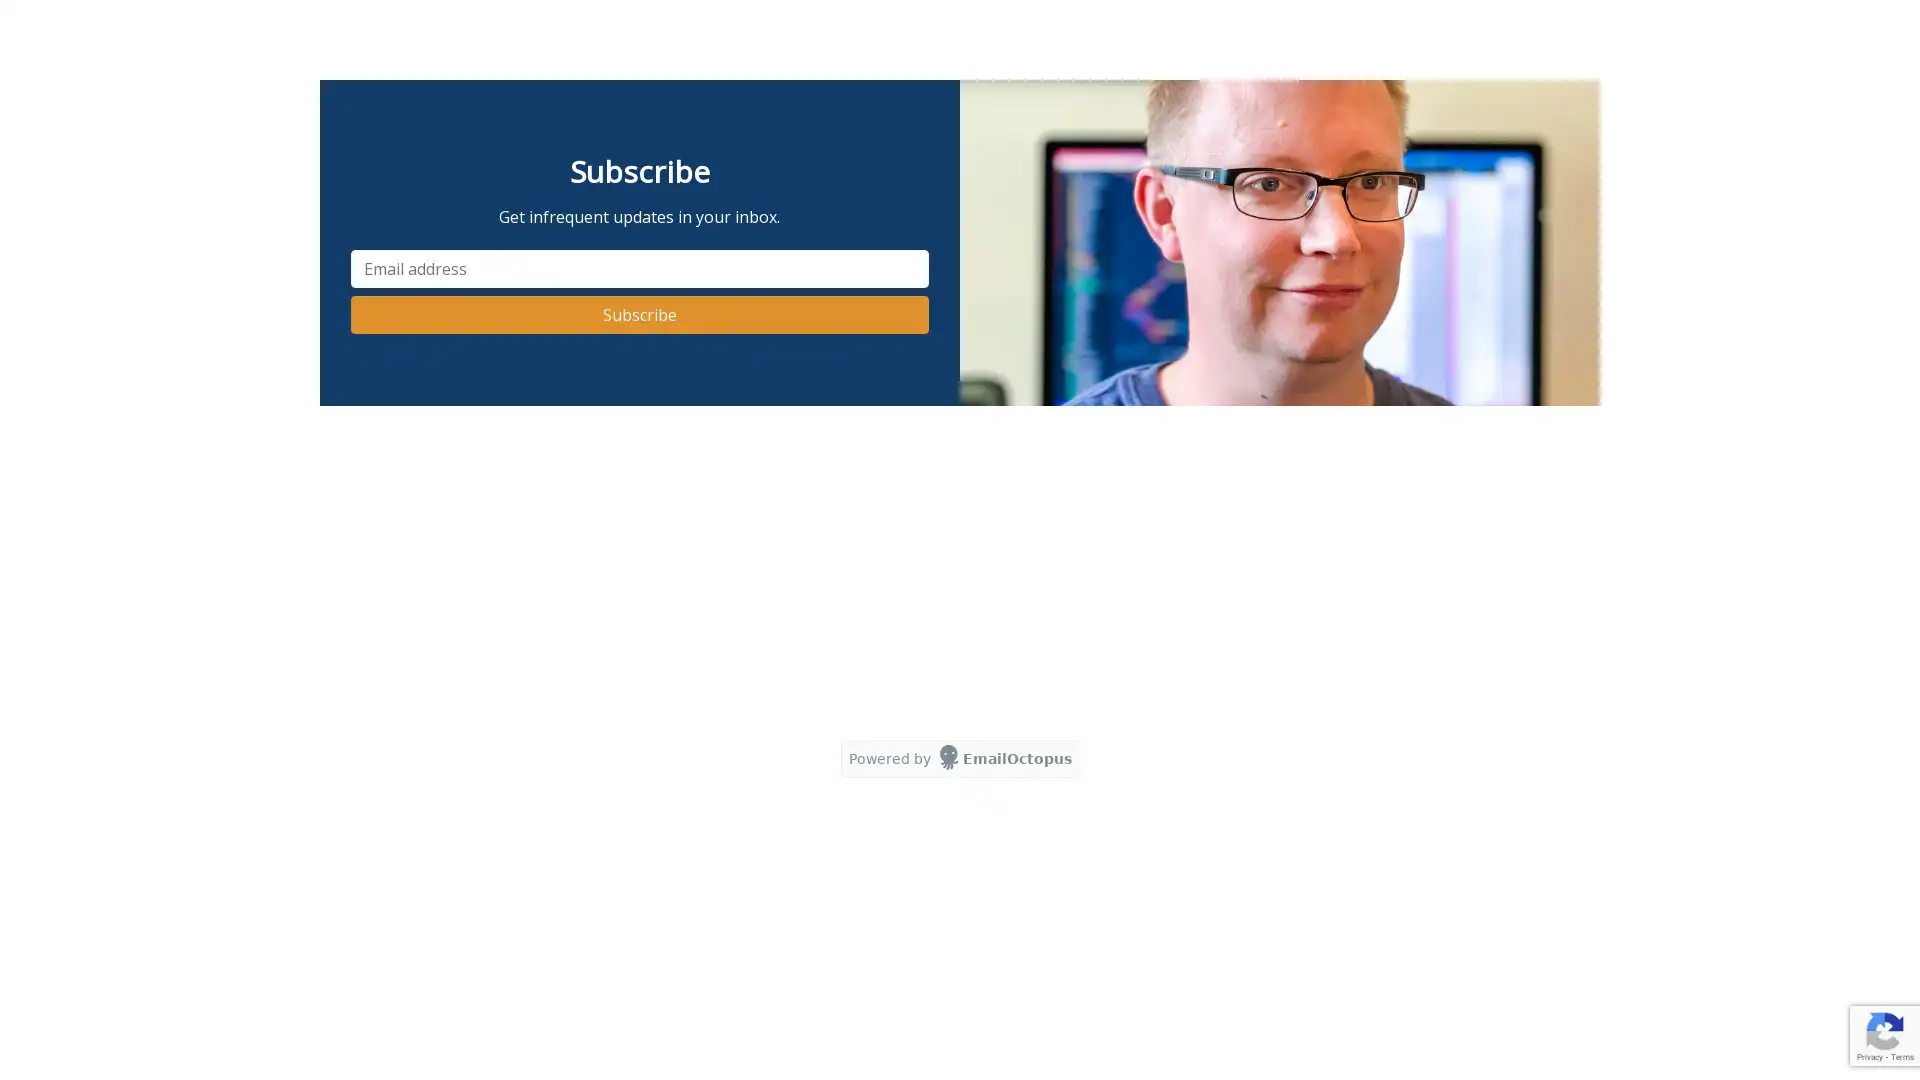 The height and width of the screenshot is (1080, 1920). I want to click on Subscribe, so click(637, 315).